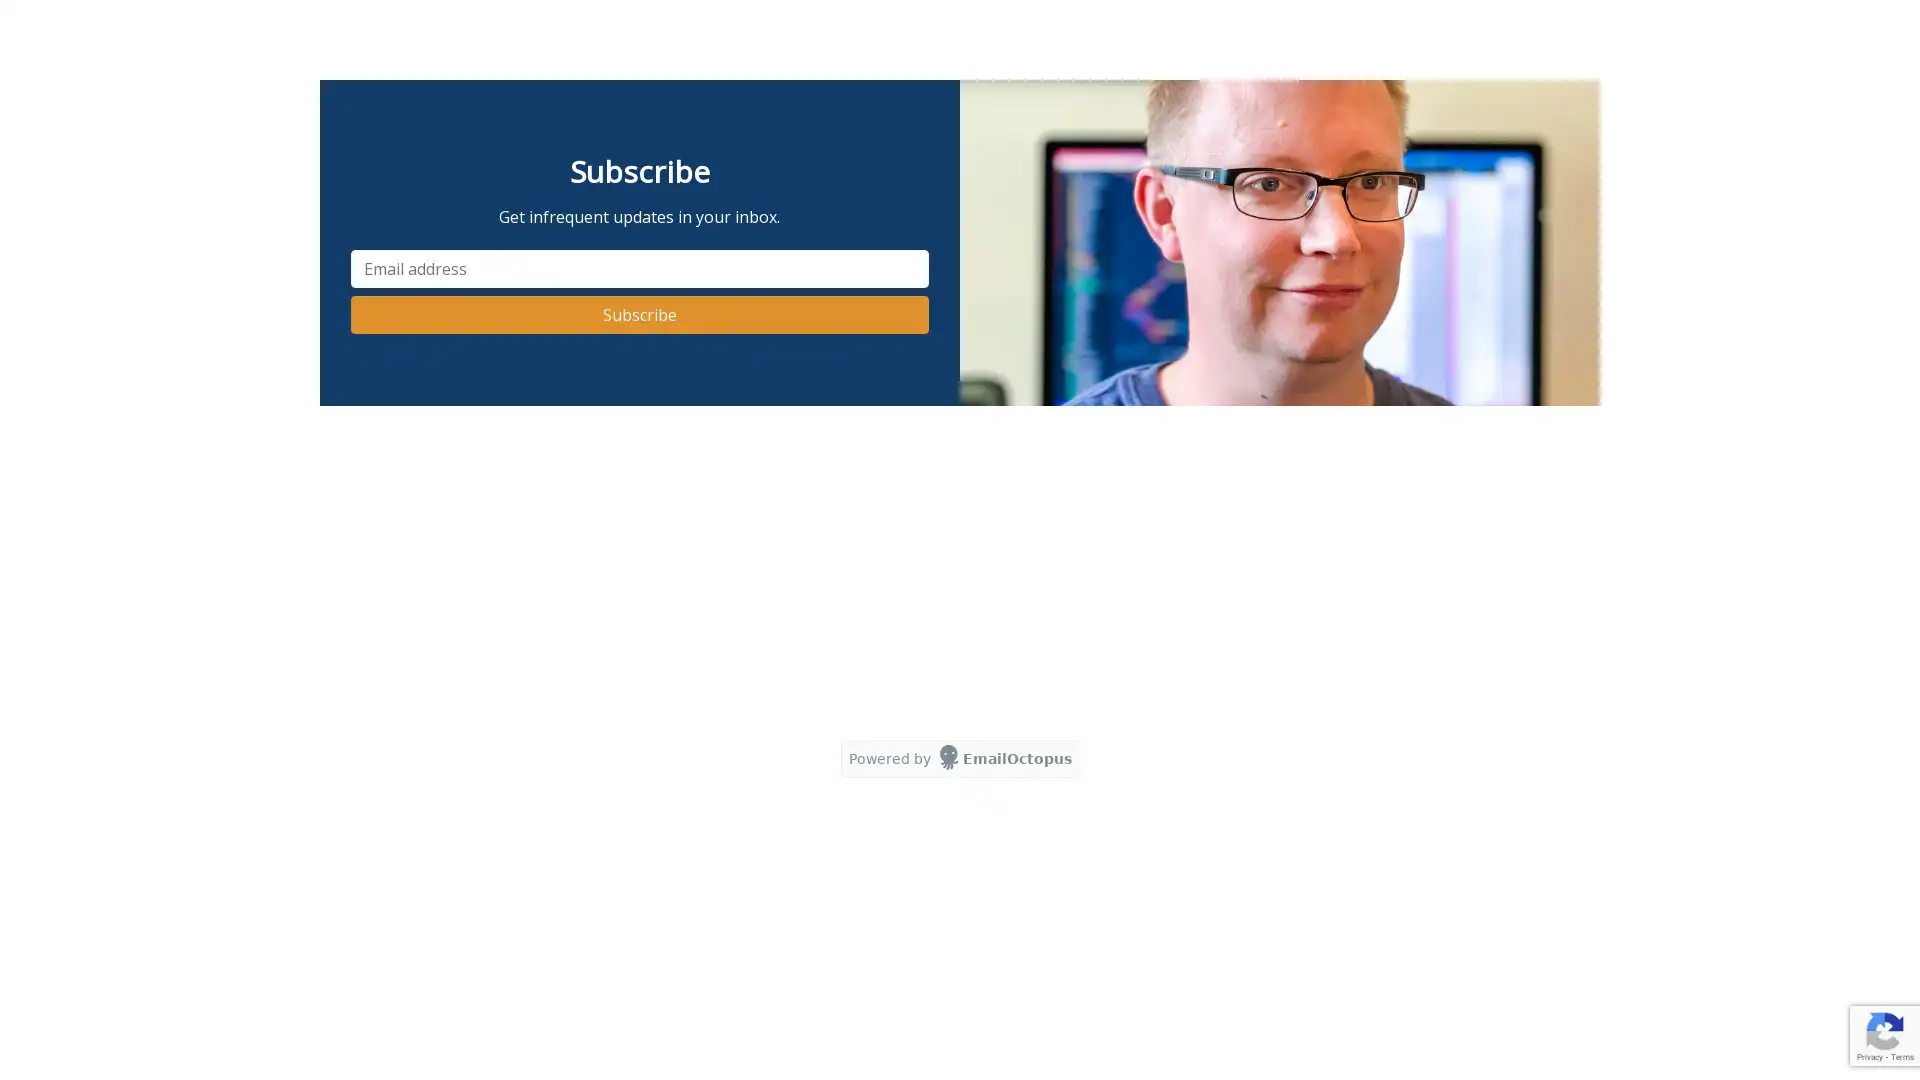 The height and width of the screenshot is (1080, 1920). I want to click on Subscribe, so click(637, 315).